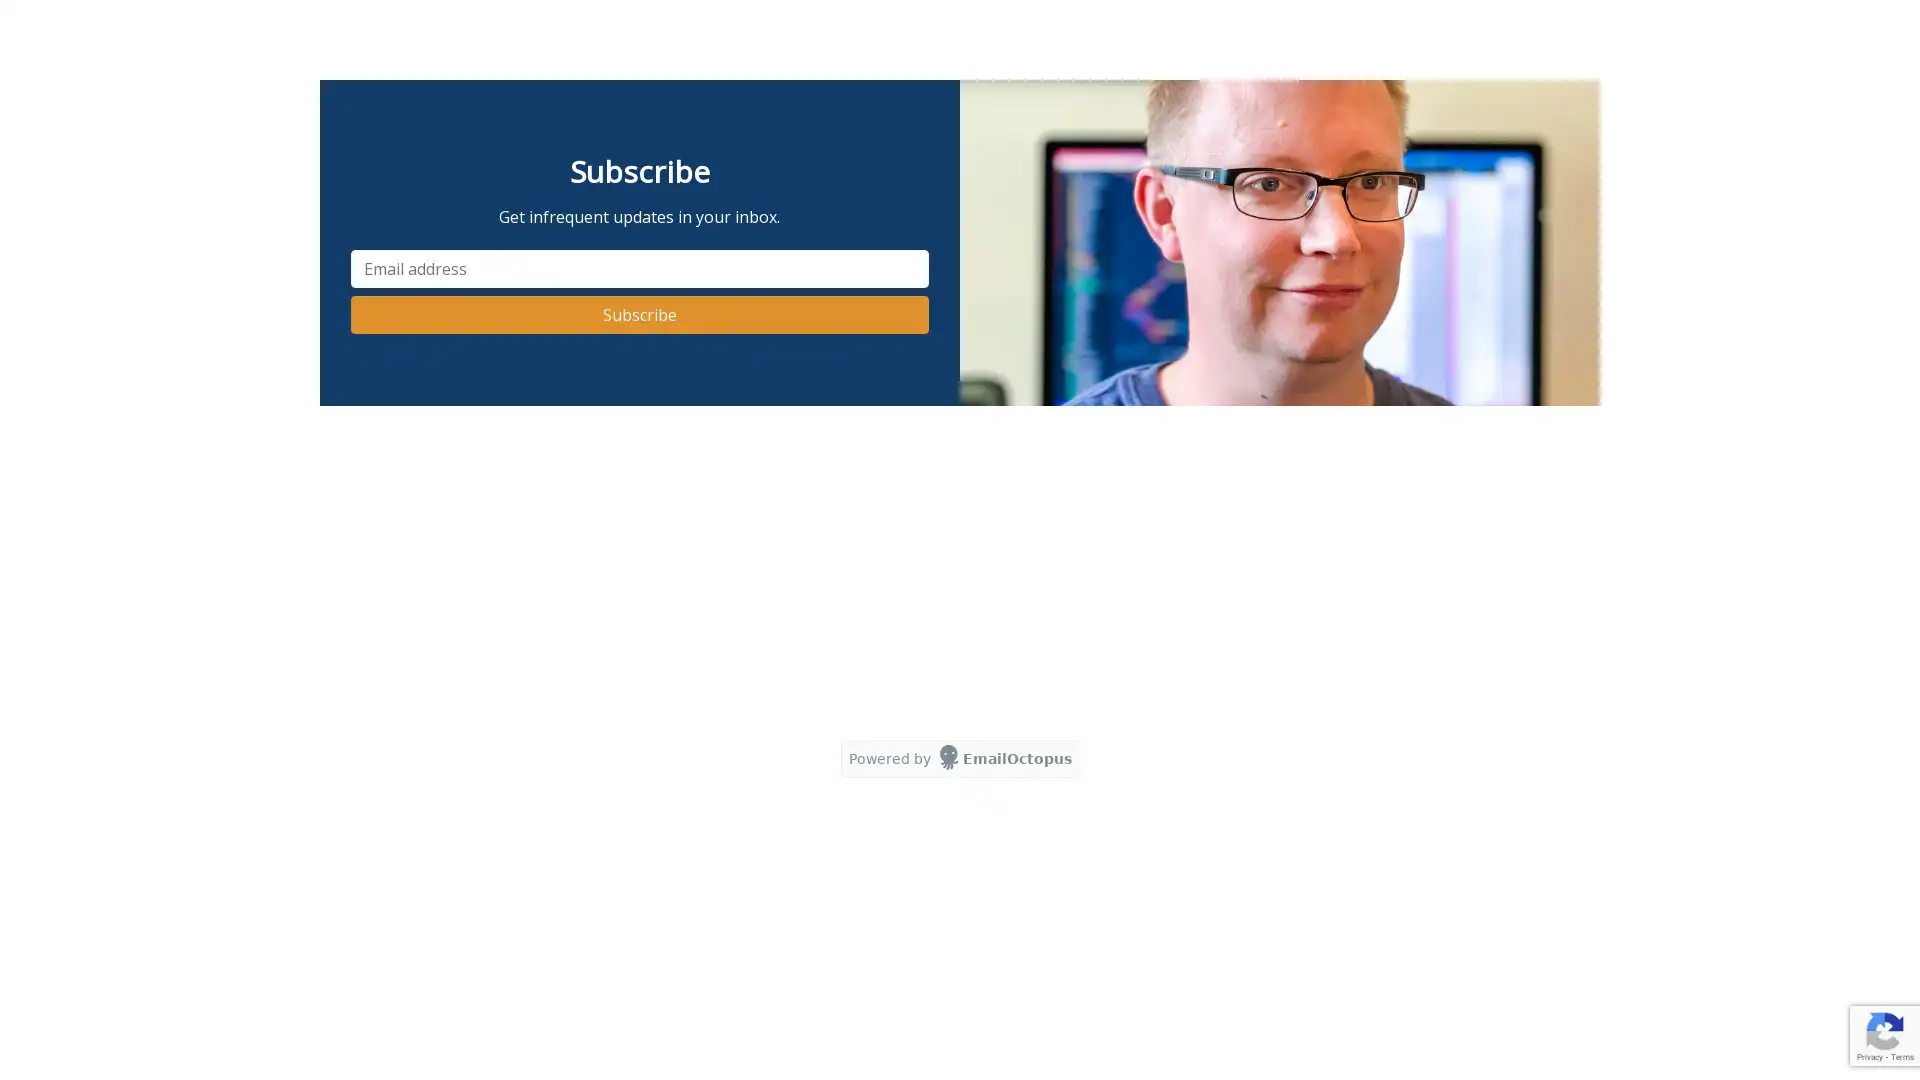 The height and width of the screenshot is (1080, 1920). I want to click on Subscribe, so click(637, 315).